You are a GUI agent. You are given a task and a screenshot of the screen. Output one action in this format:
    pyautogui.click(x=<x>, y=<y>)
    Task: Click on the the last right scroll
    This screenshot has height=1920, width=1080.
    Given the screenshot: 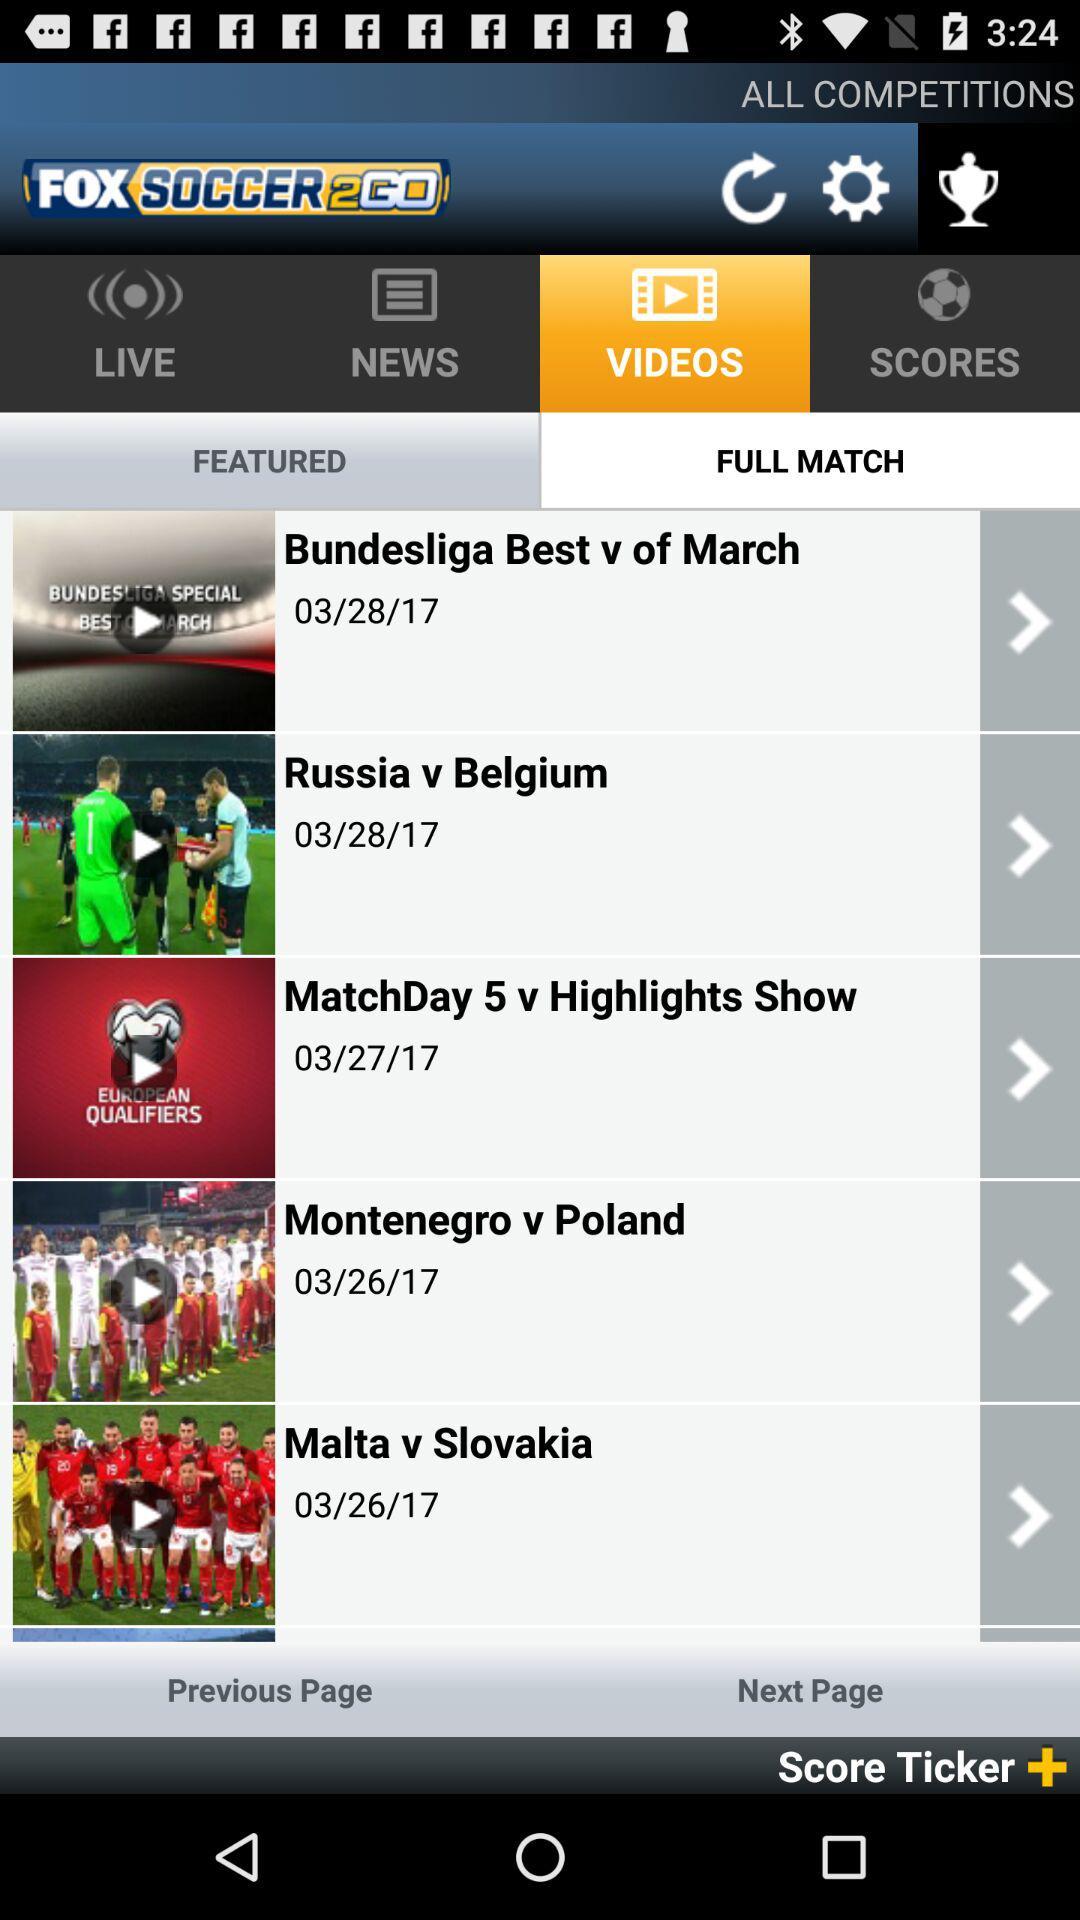 What is the action you would take?
    pyautogui.click(x=1029, y=1515)
    